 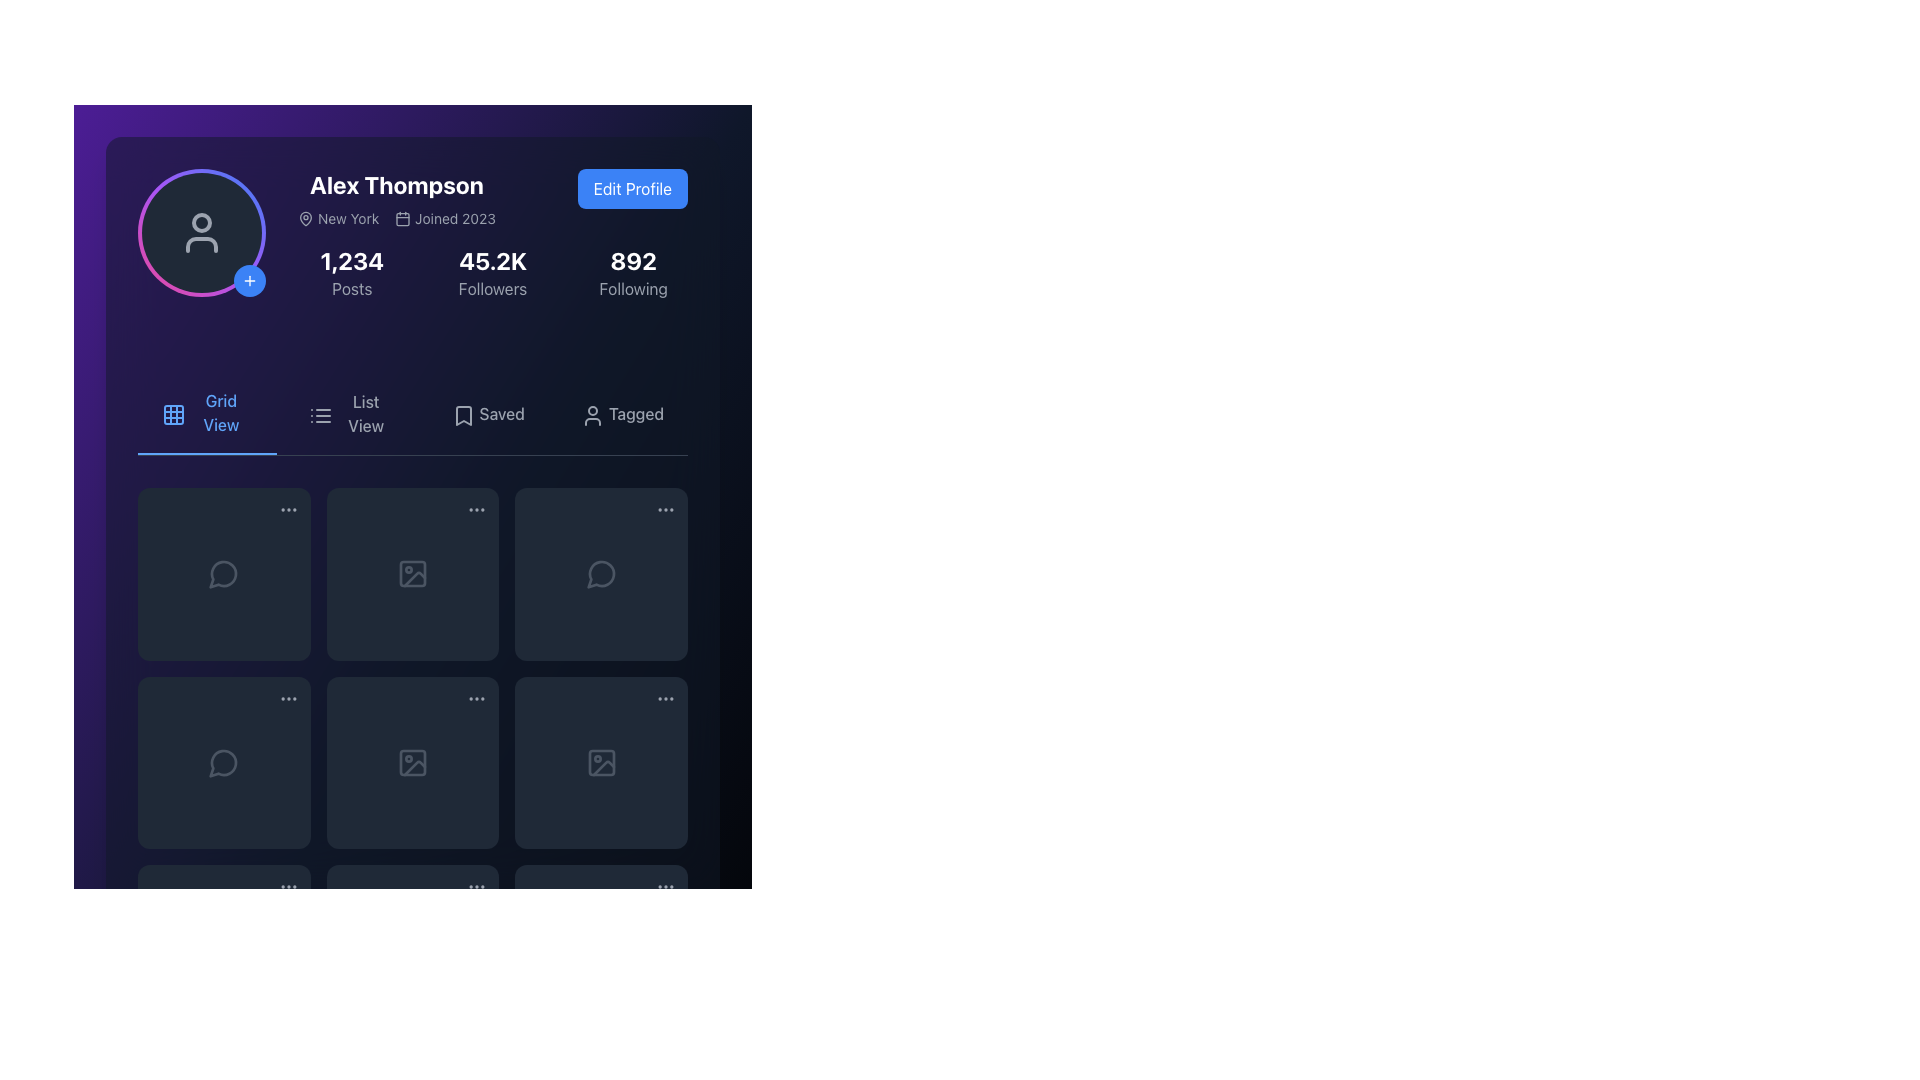 I want to click on the bookmark icon located in the navigation bar beside the 'Saved' label, so click(x=462, y=415).